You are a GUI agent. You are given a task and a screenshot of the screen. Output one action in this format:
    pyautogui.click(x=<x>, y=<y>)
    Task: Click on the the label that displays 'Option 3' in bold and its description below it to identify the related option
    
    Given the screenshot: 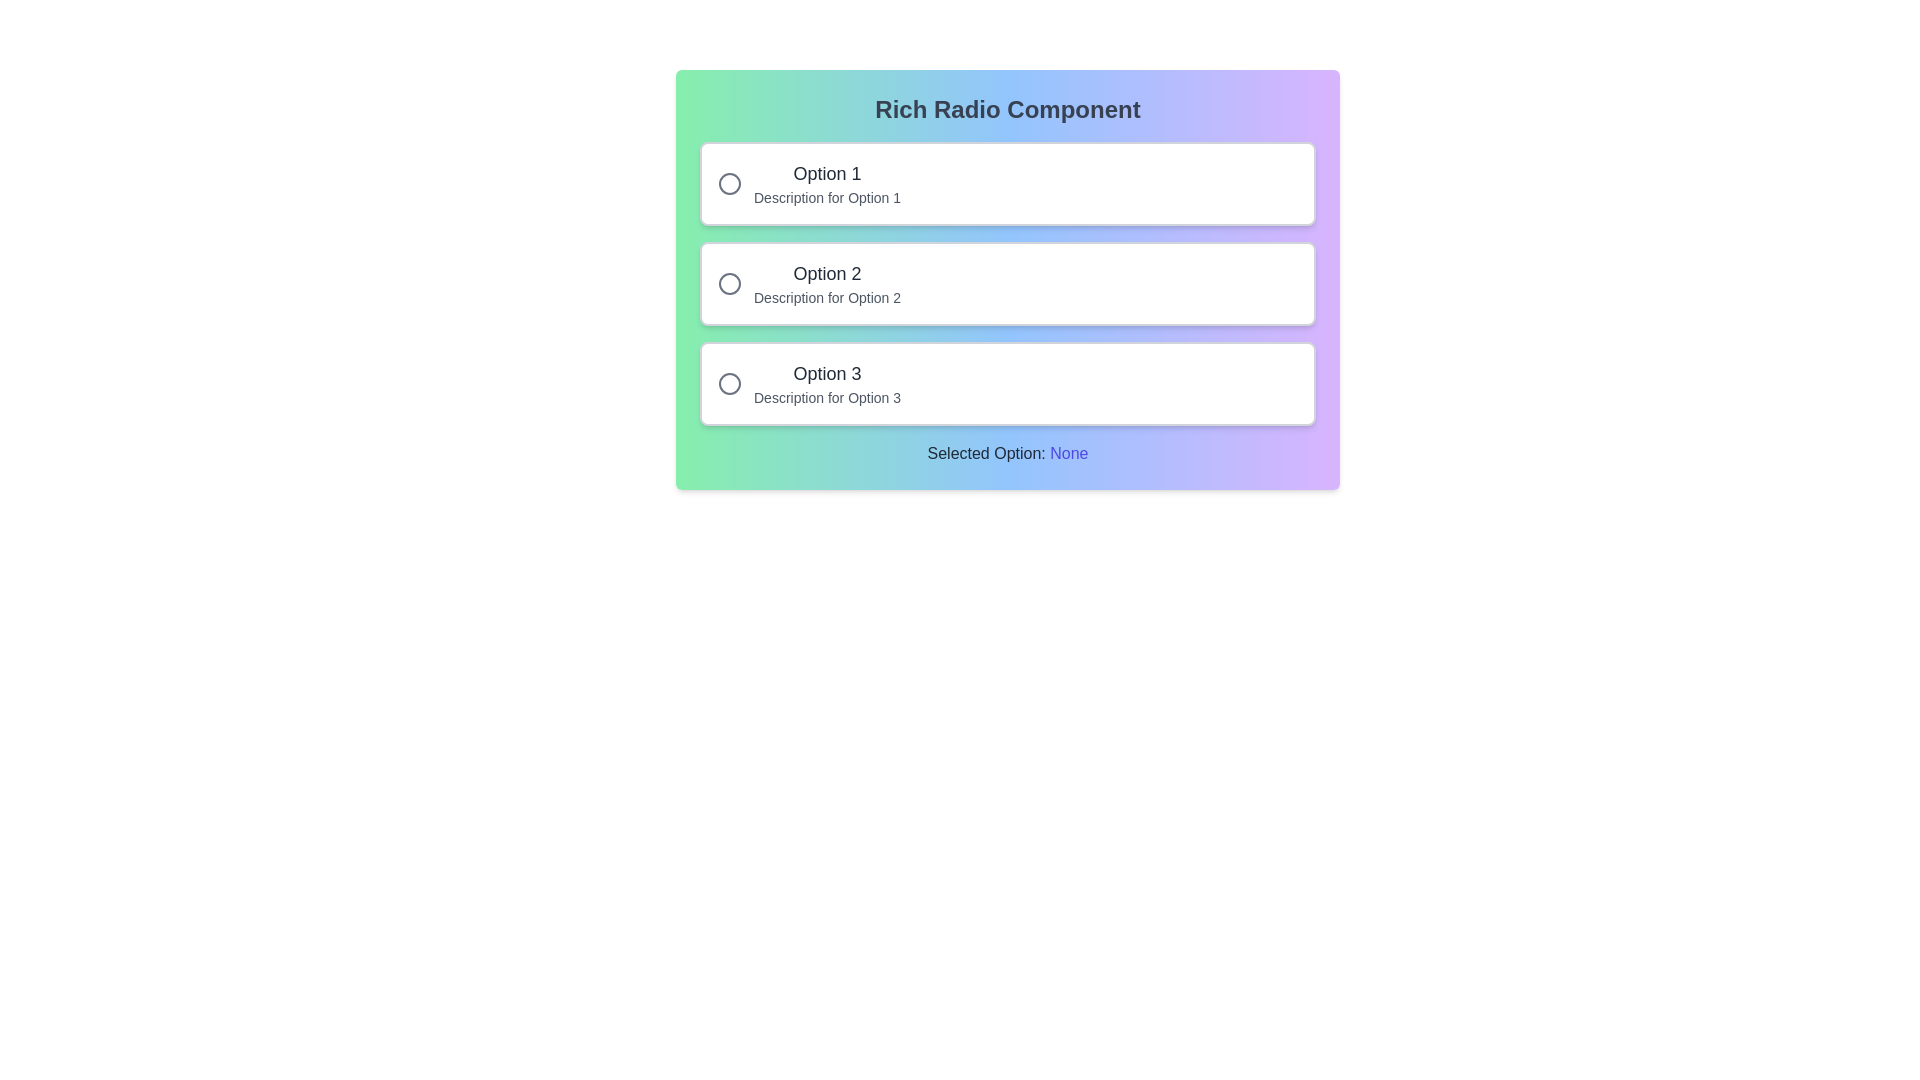 What is the action you would take?
    pyautogui.click(x=827, y=384)
    